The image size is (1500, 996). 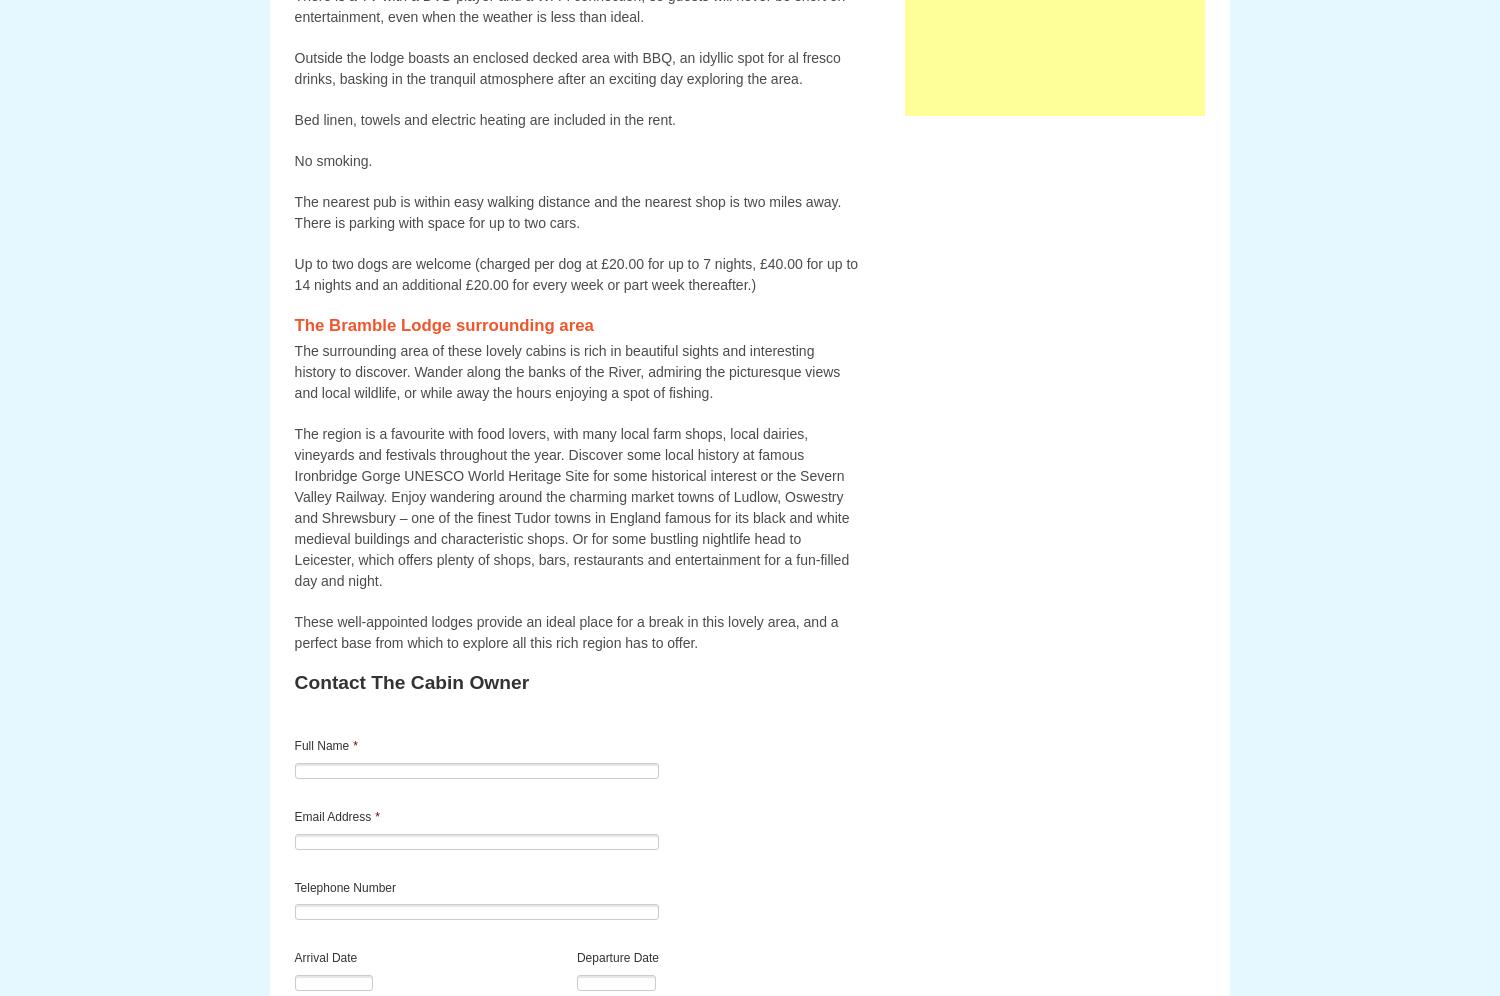 I want to click on 'There is parking with space for up to two cars.', so click(x=436, y=222).